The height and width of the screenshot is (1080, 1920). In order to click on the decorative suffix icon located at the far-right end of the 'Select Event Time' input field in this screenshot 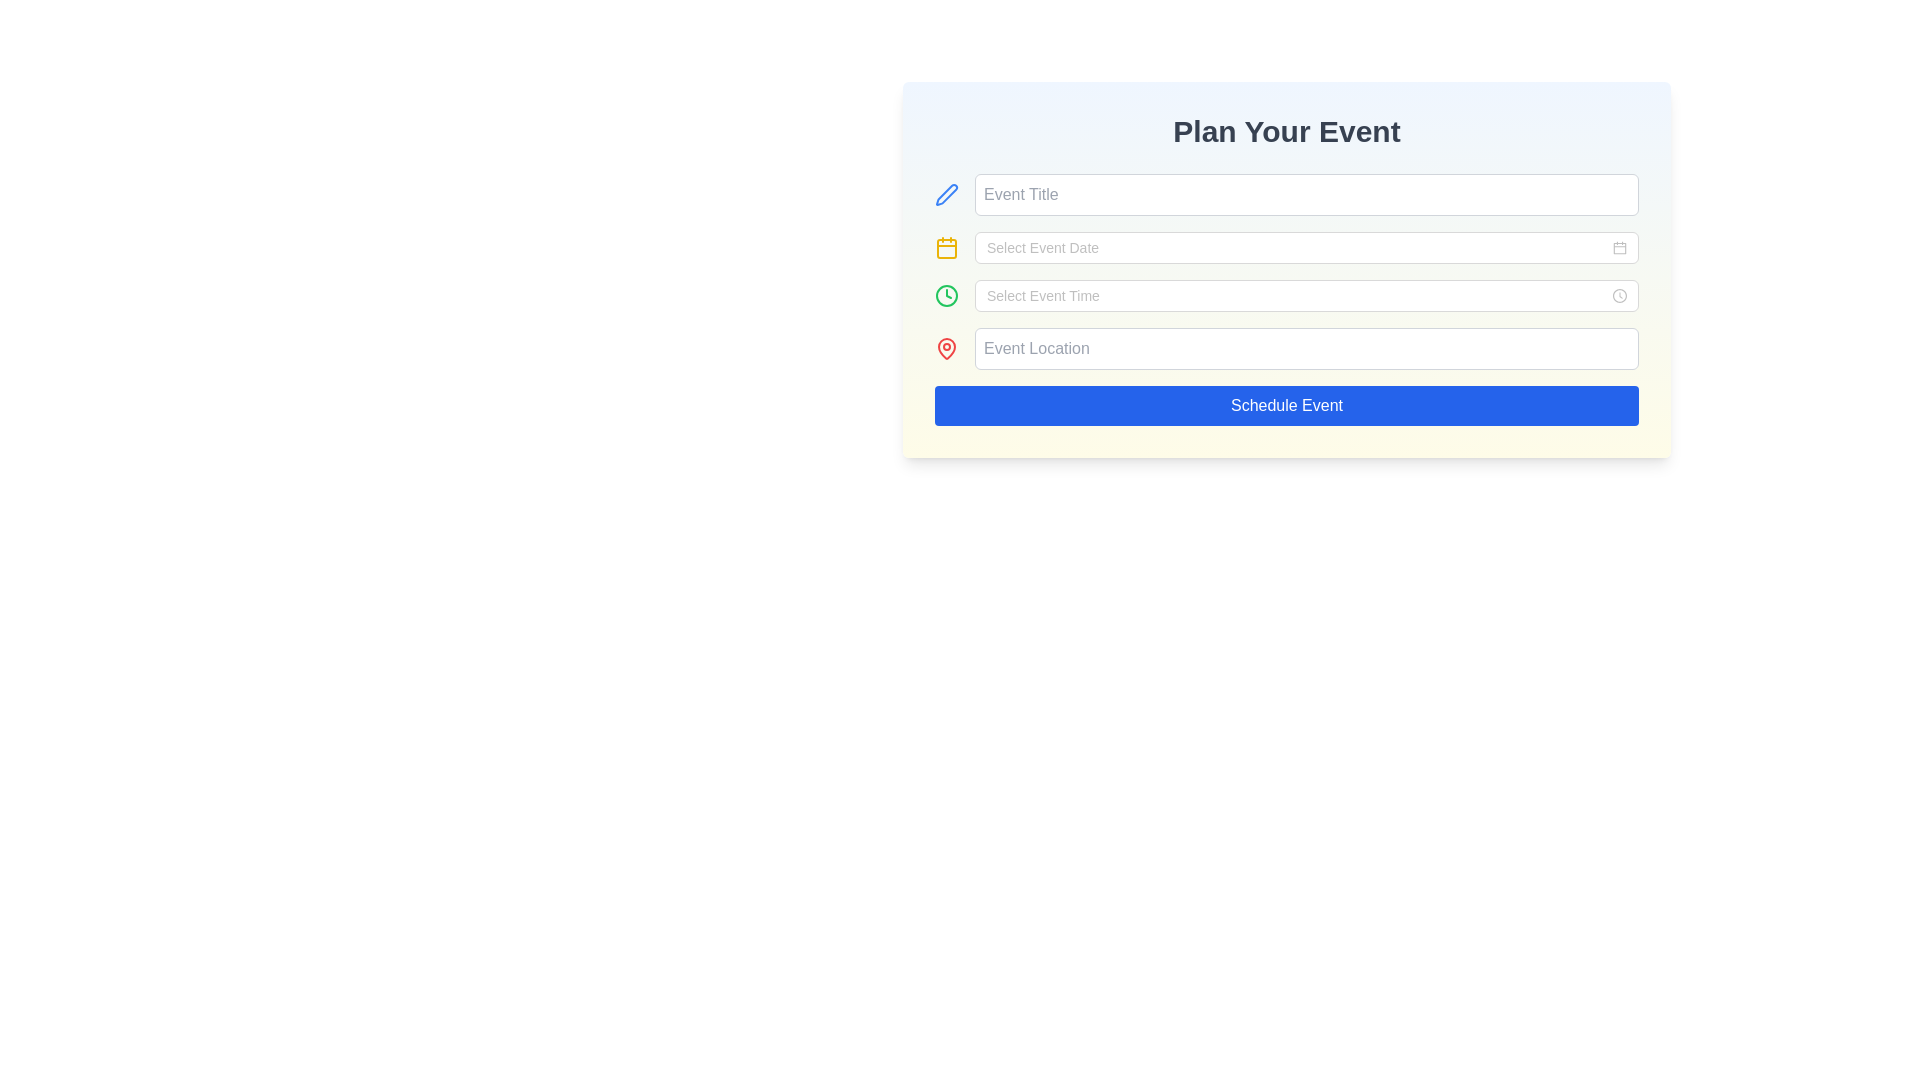, I will do `click(1620, 296)`.